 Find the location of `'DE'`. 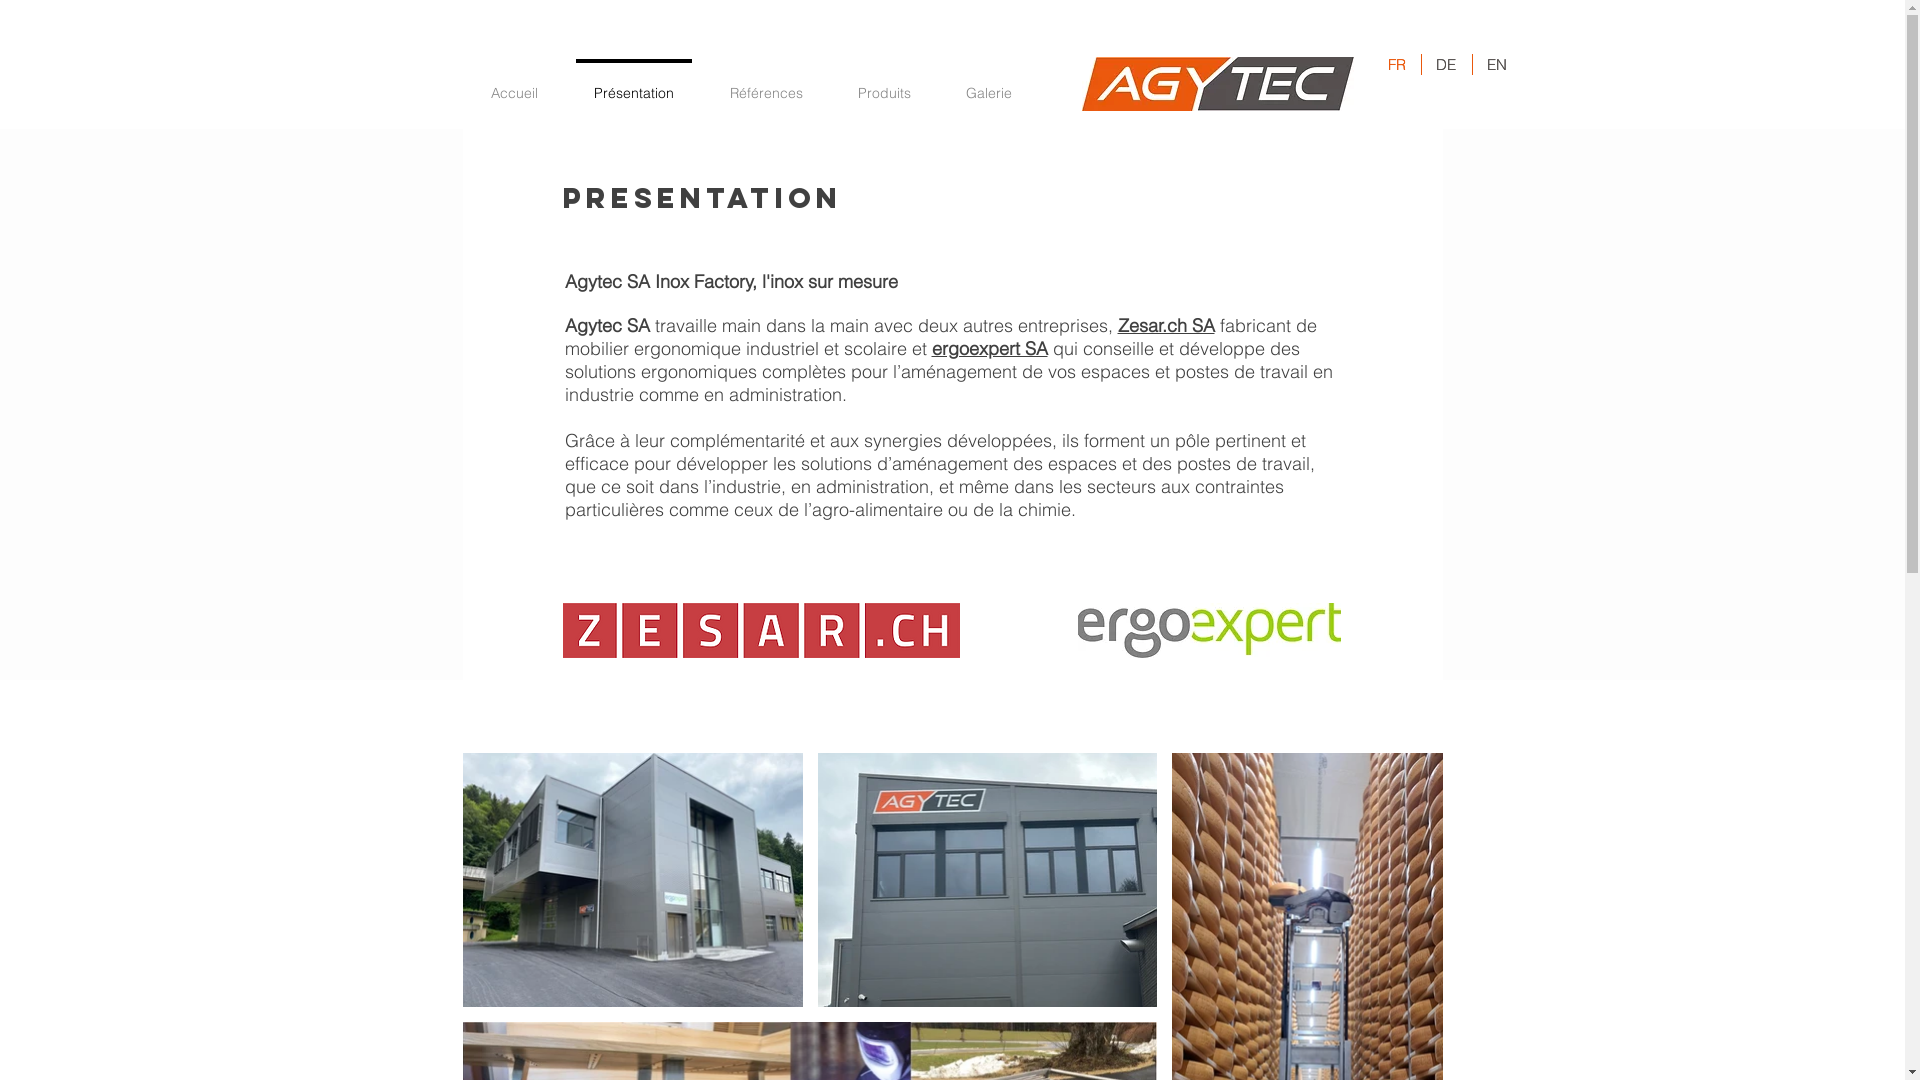

'DE' is located at coordinates (1446, 63).